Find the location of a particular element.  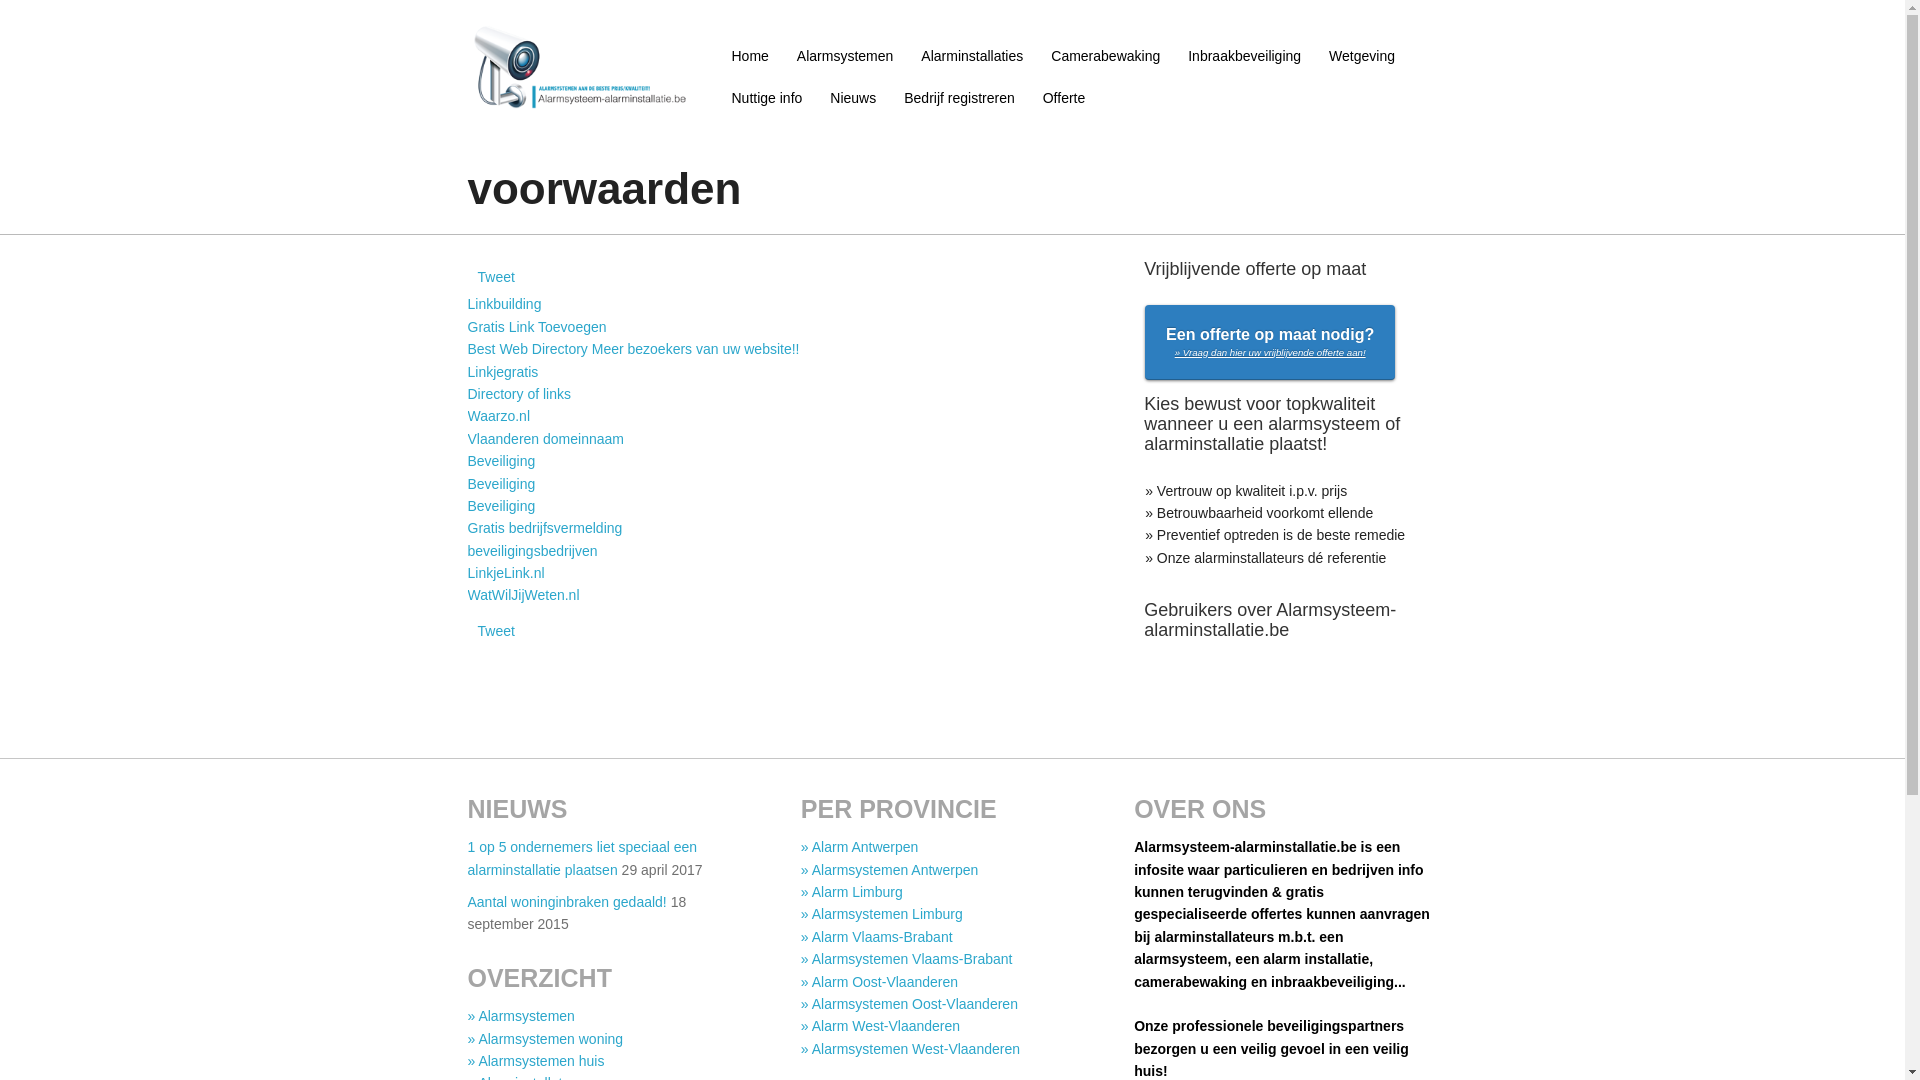

'Tweet' is located at coordinates (477, 277).